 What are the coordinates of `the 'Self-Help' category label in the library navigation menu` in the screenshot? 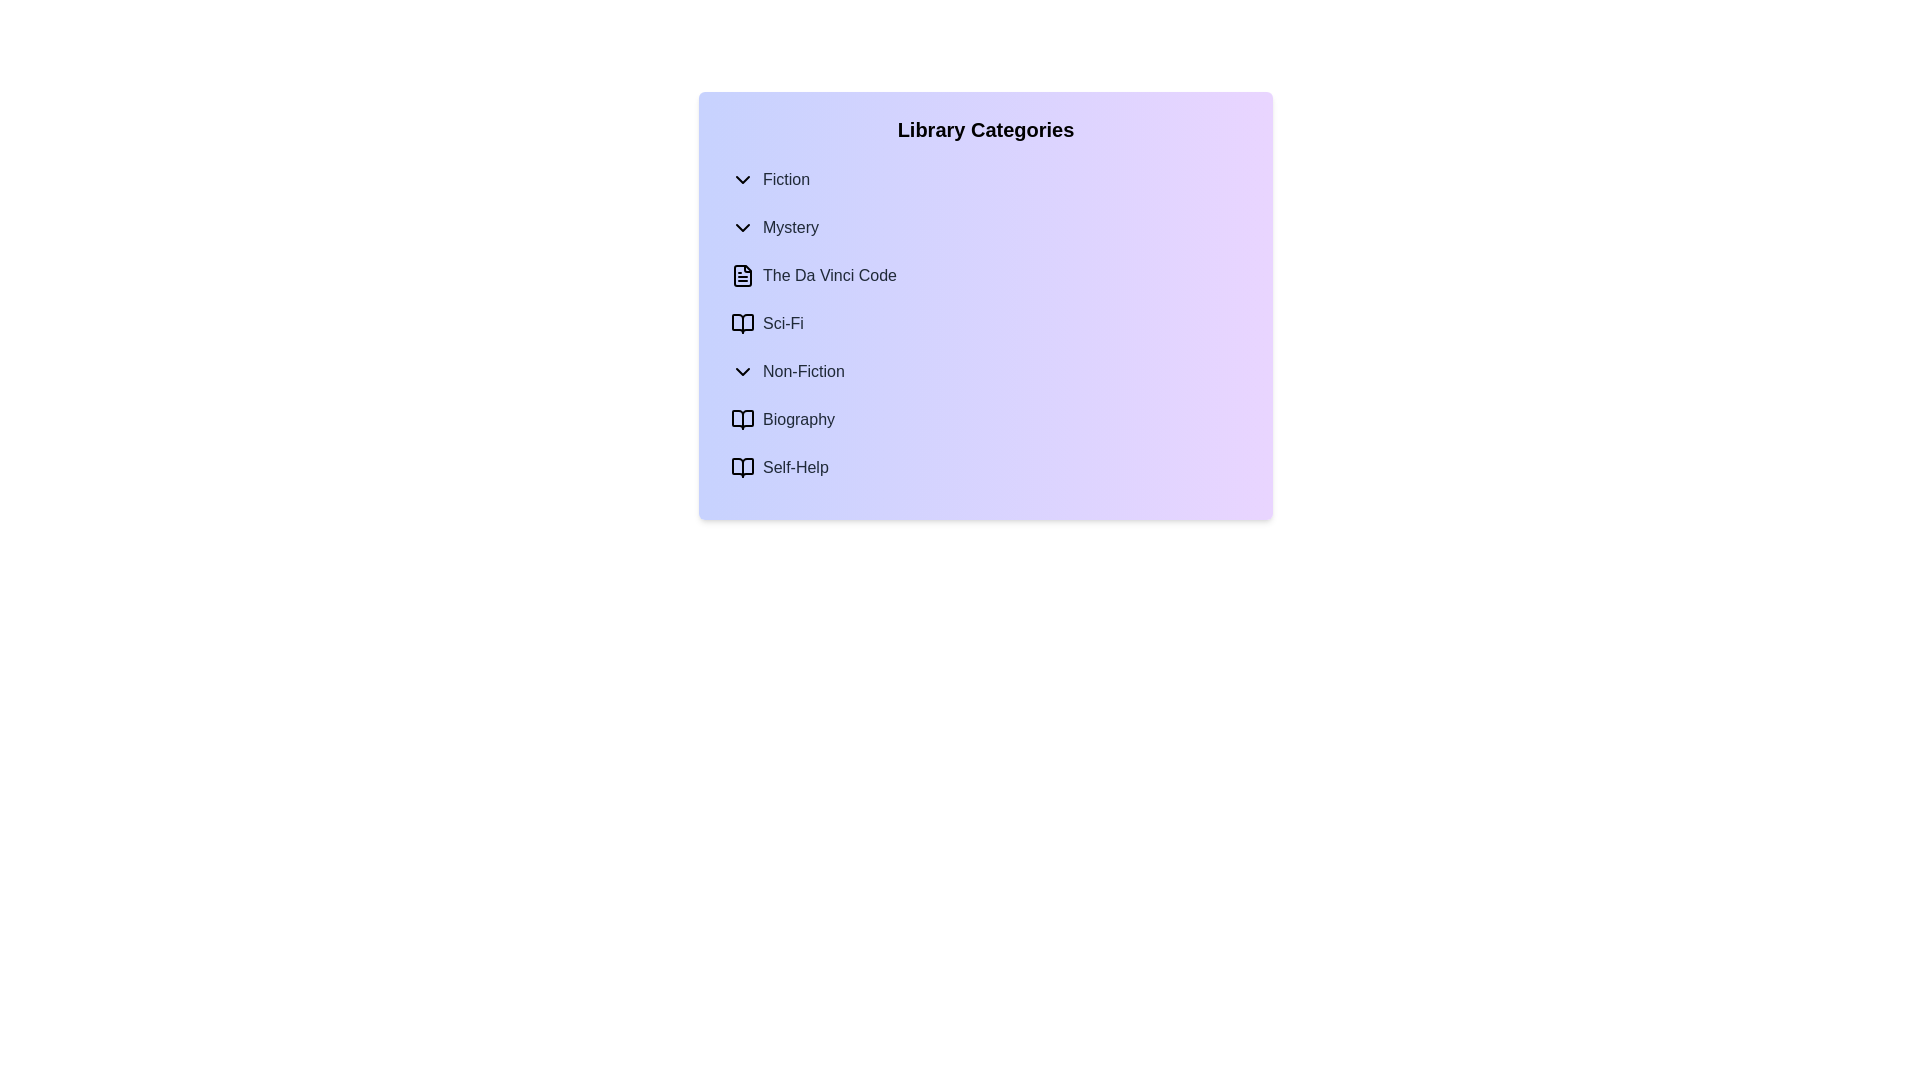 It's located at (794, 467).